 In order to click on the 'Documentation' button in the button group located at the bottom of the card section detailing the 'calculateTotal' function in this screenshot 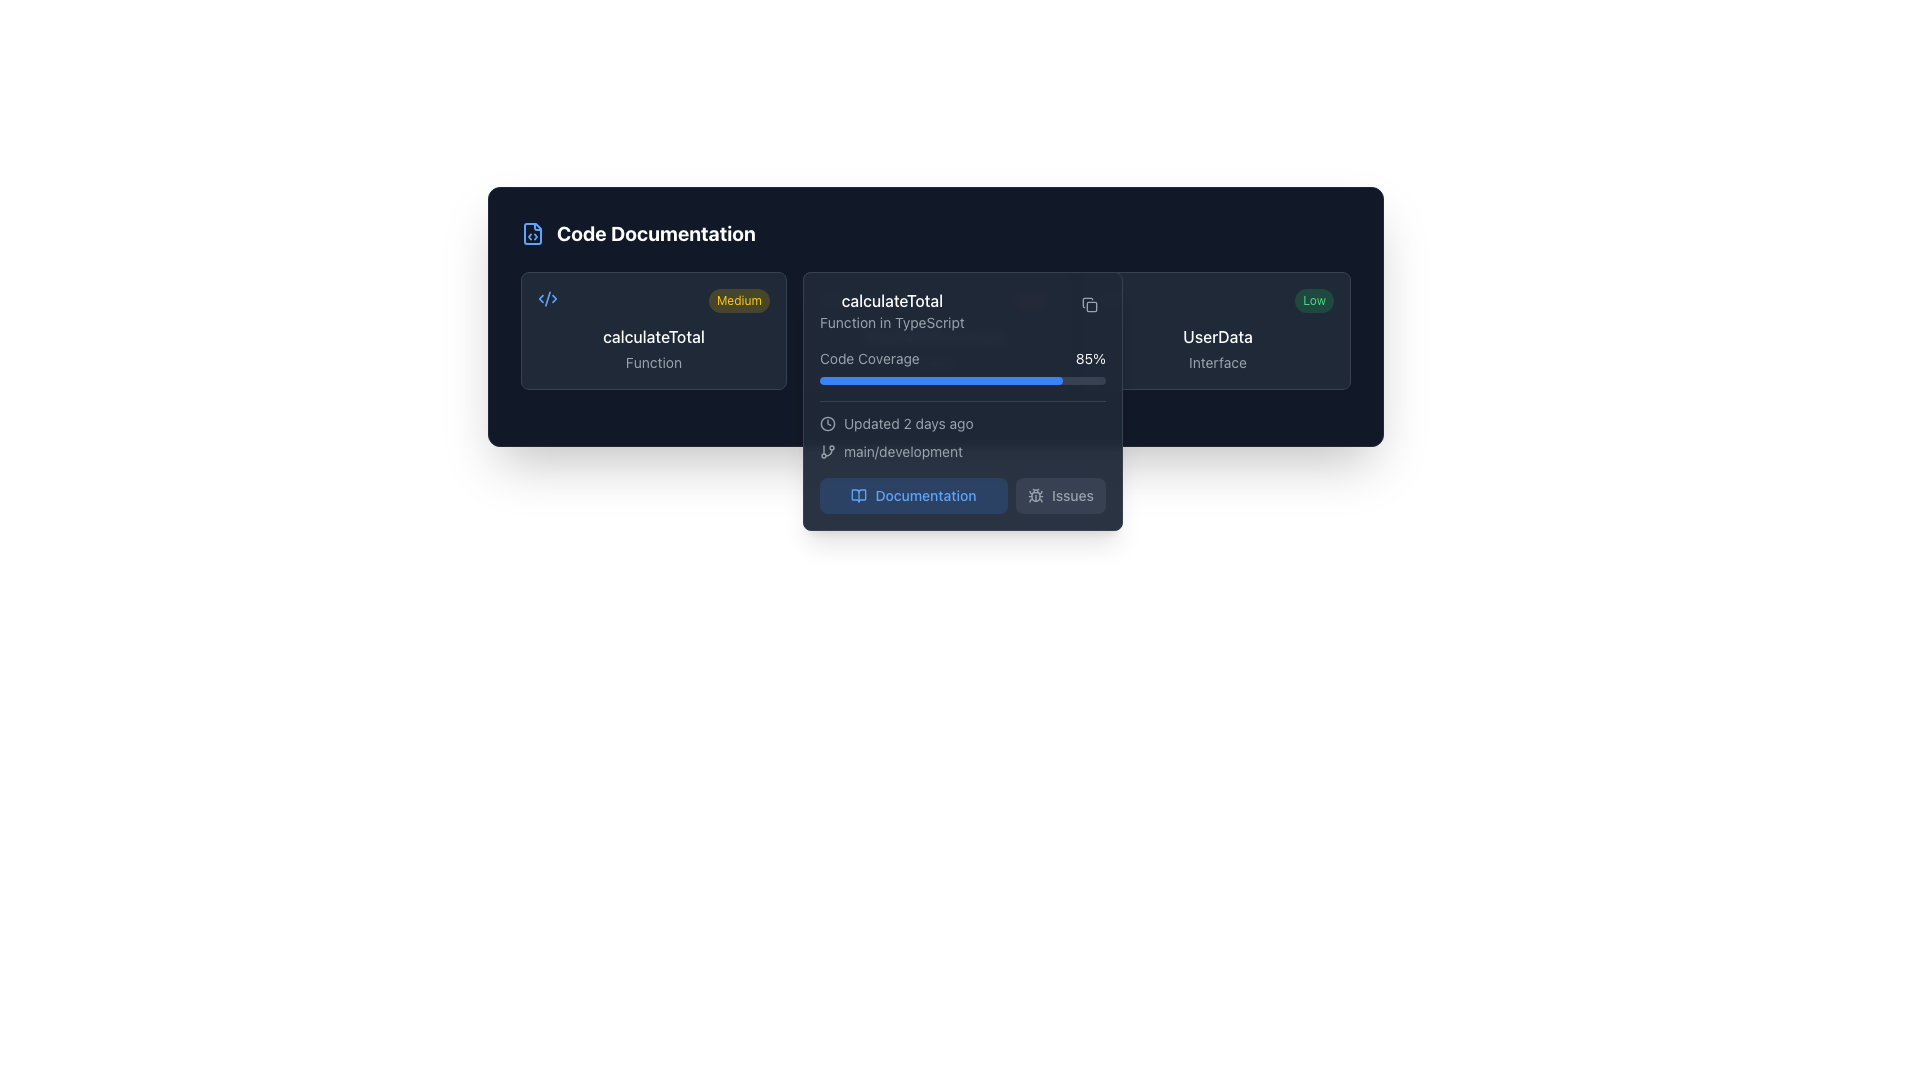, I will do `click(963, 495)`.